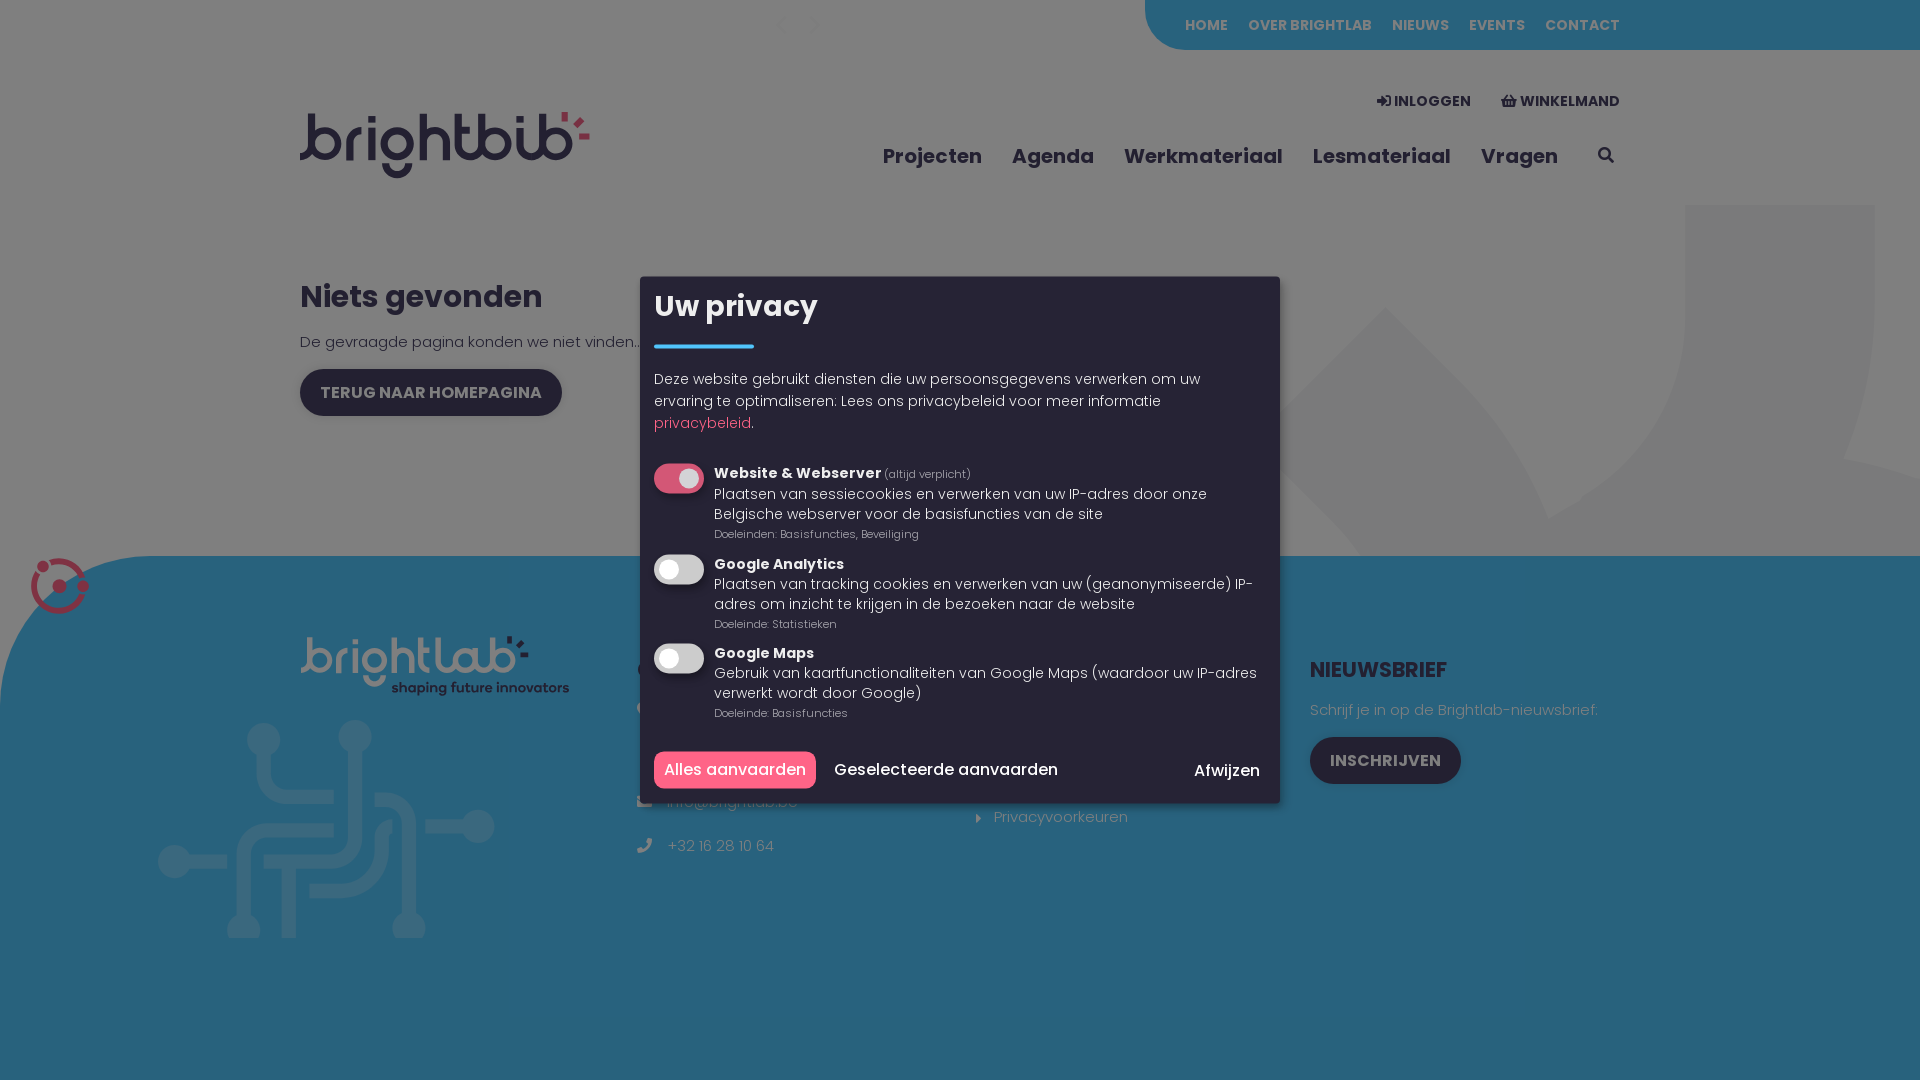 This screenshot has height=1080, width=1920. Describe the element at coordinates (1310, 24) in the screenshot. I see `'OVER BRIGHTLAB'` at that location.